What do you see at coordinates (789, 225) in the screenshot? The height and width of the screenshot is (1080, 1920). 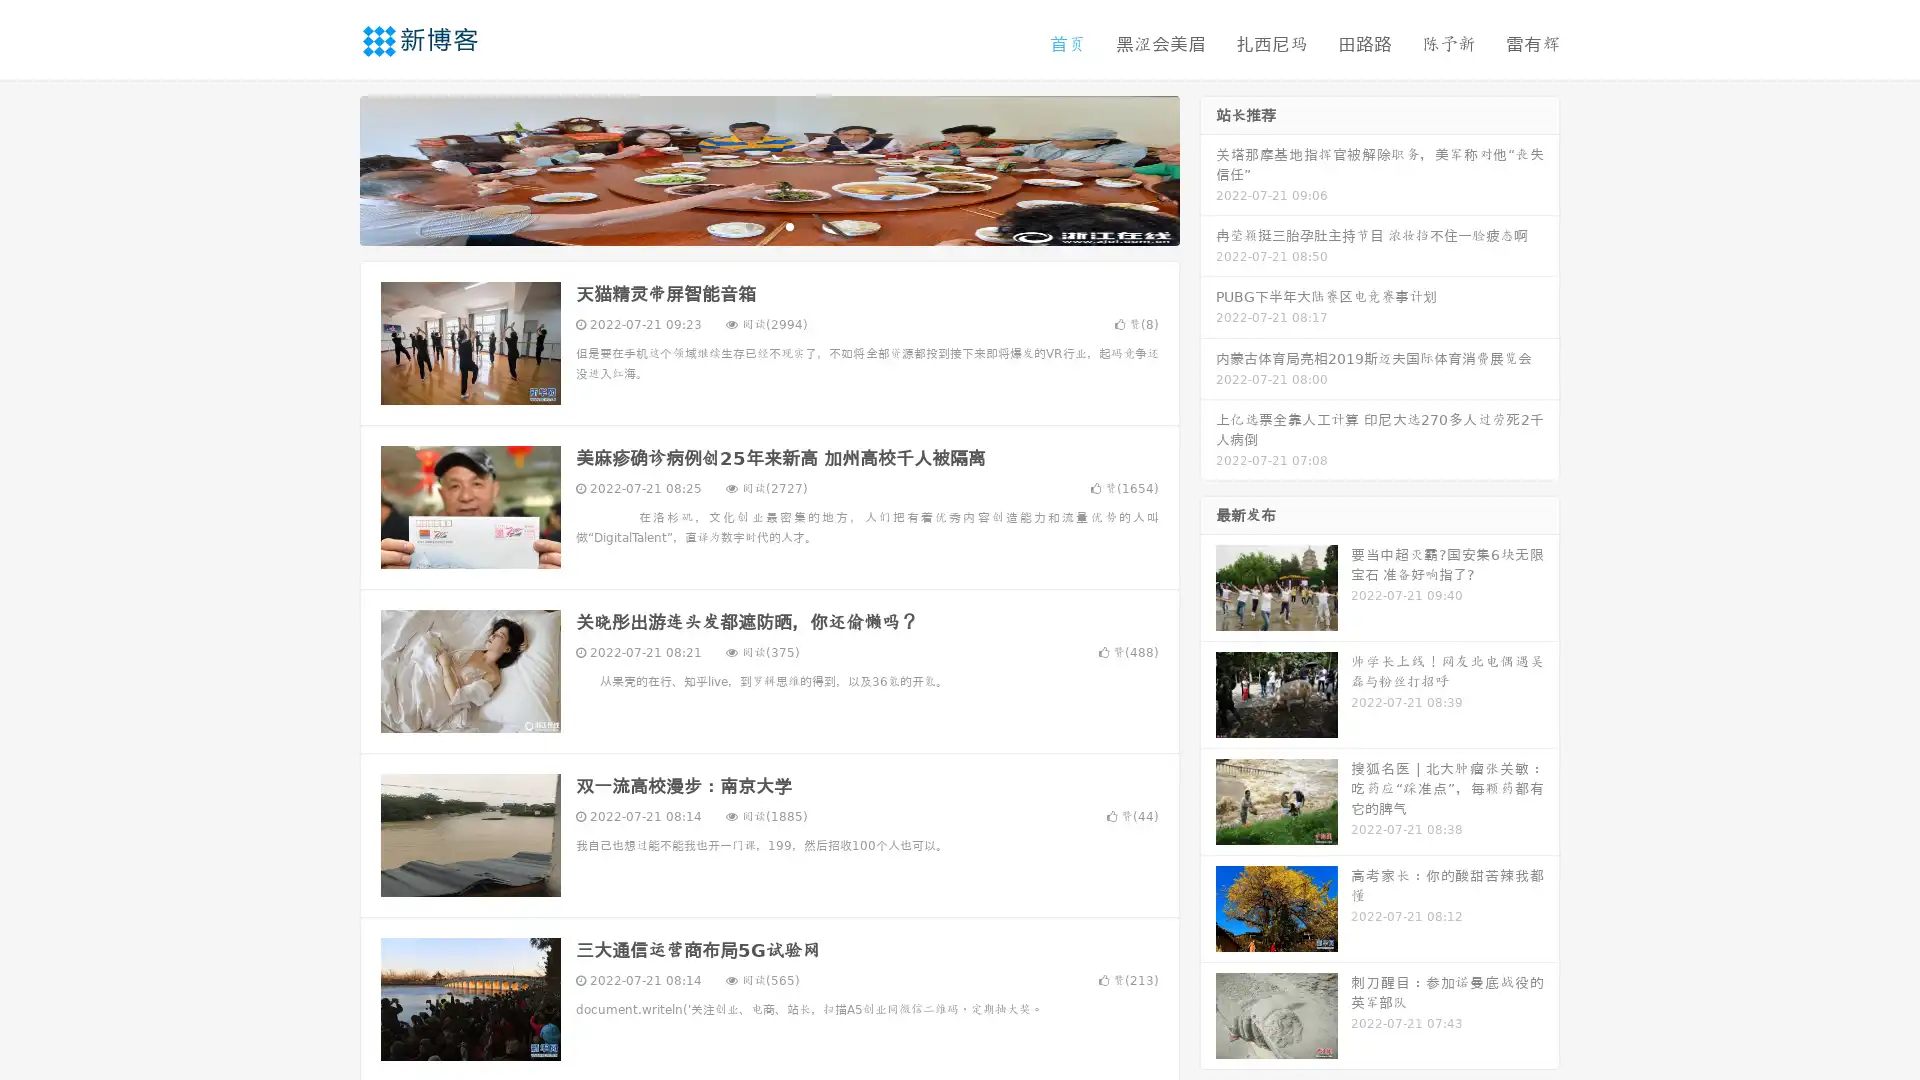 I see `Go to slide 3` at bounding box center [789, 225].